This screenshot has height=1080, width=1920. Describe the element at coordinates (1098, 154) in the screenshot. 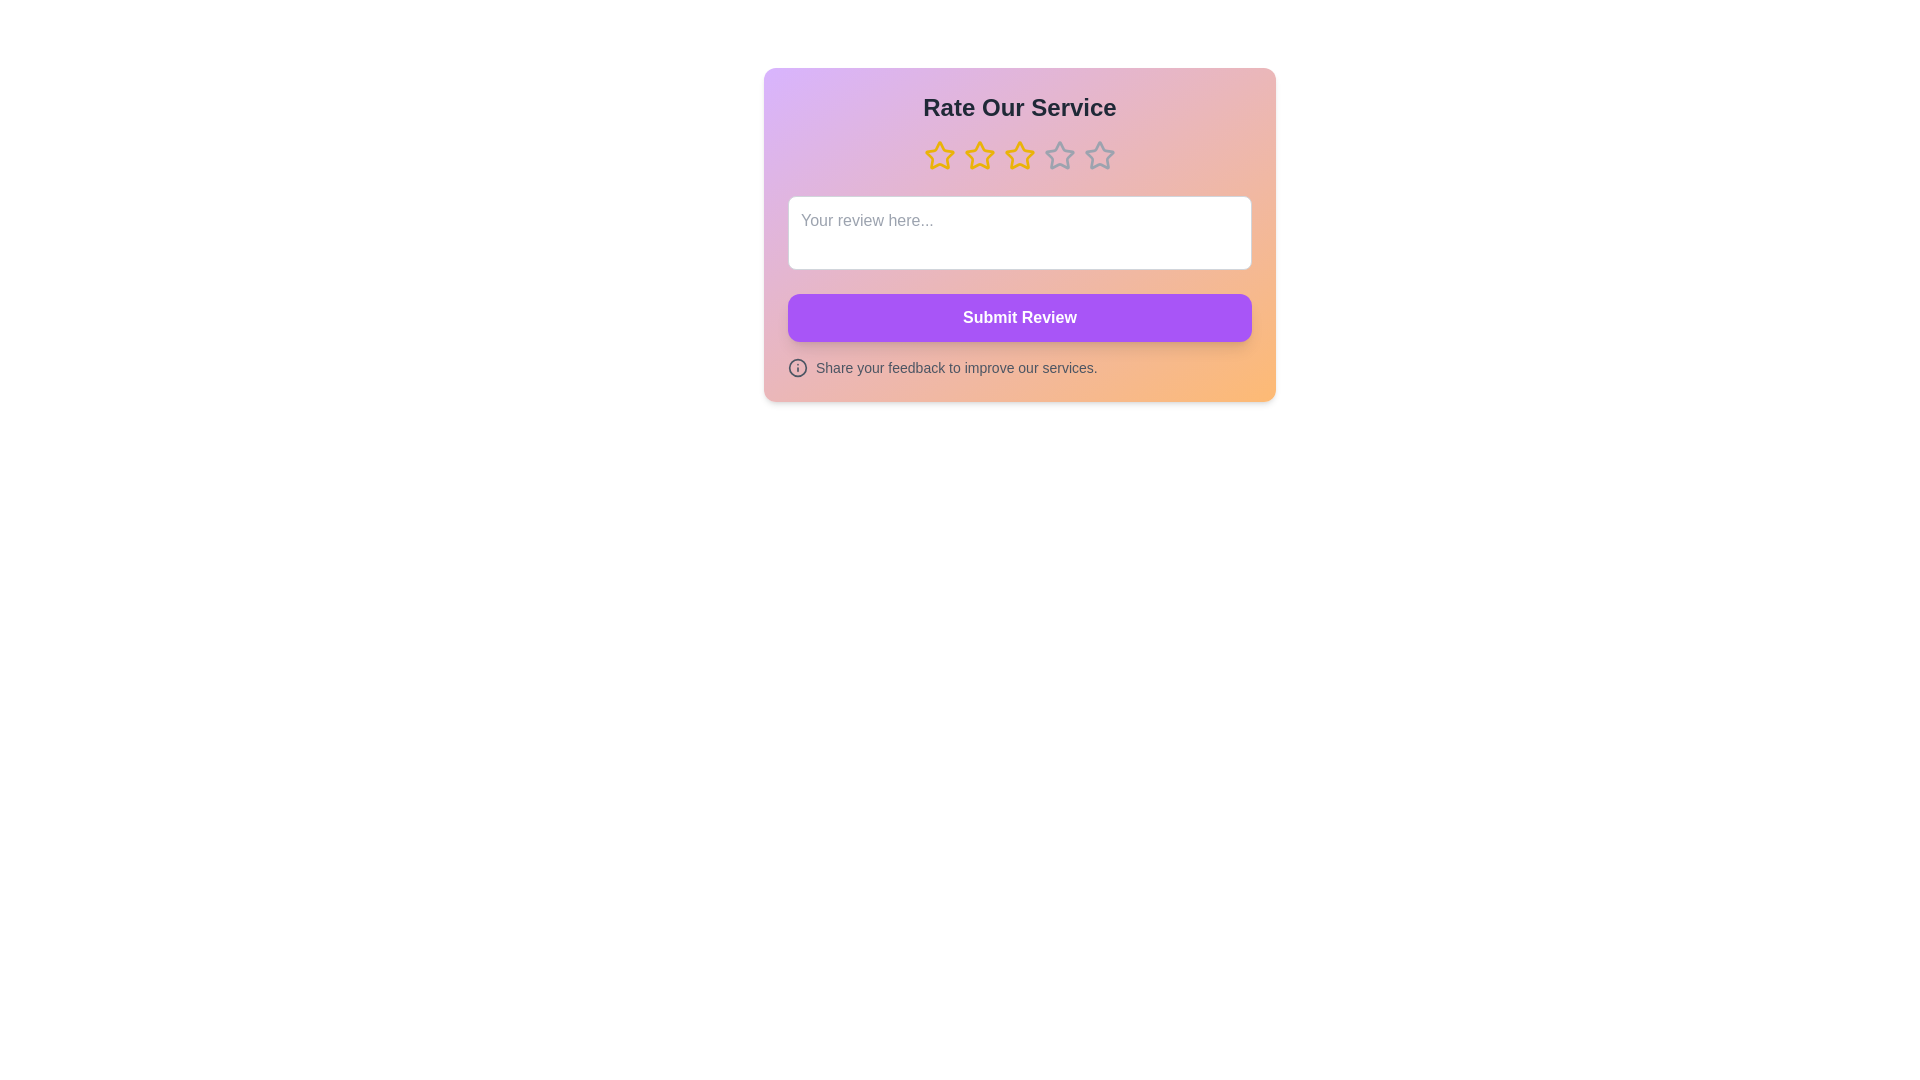

I see `the fifth gray star icon in the rating system` at that location.